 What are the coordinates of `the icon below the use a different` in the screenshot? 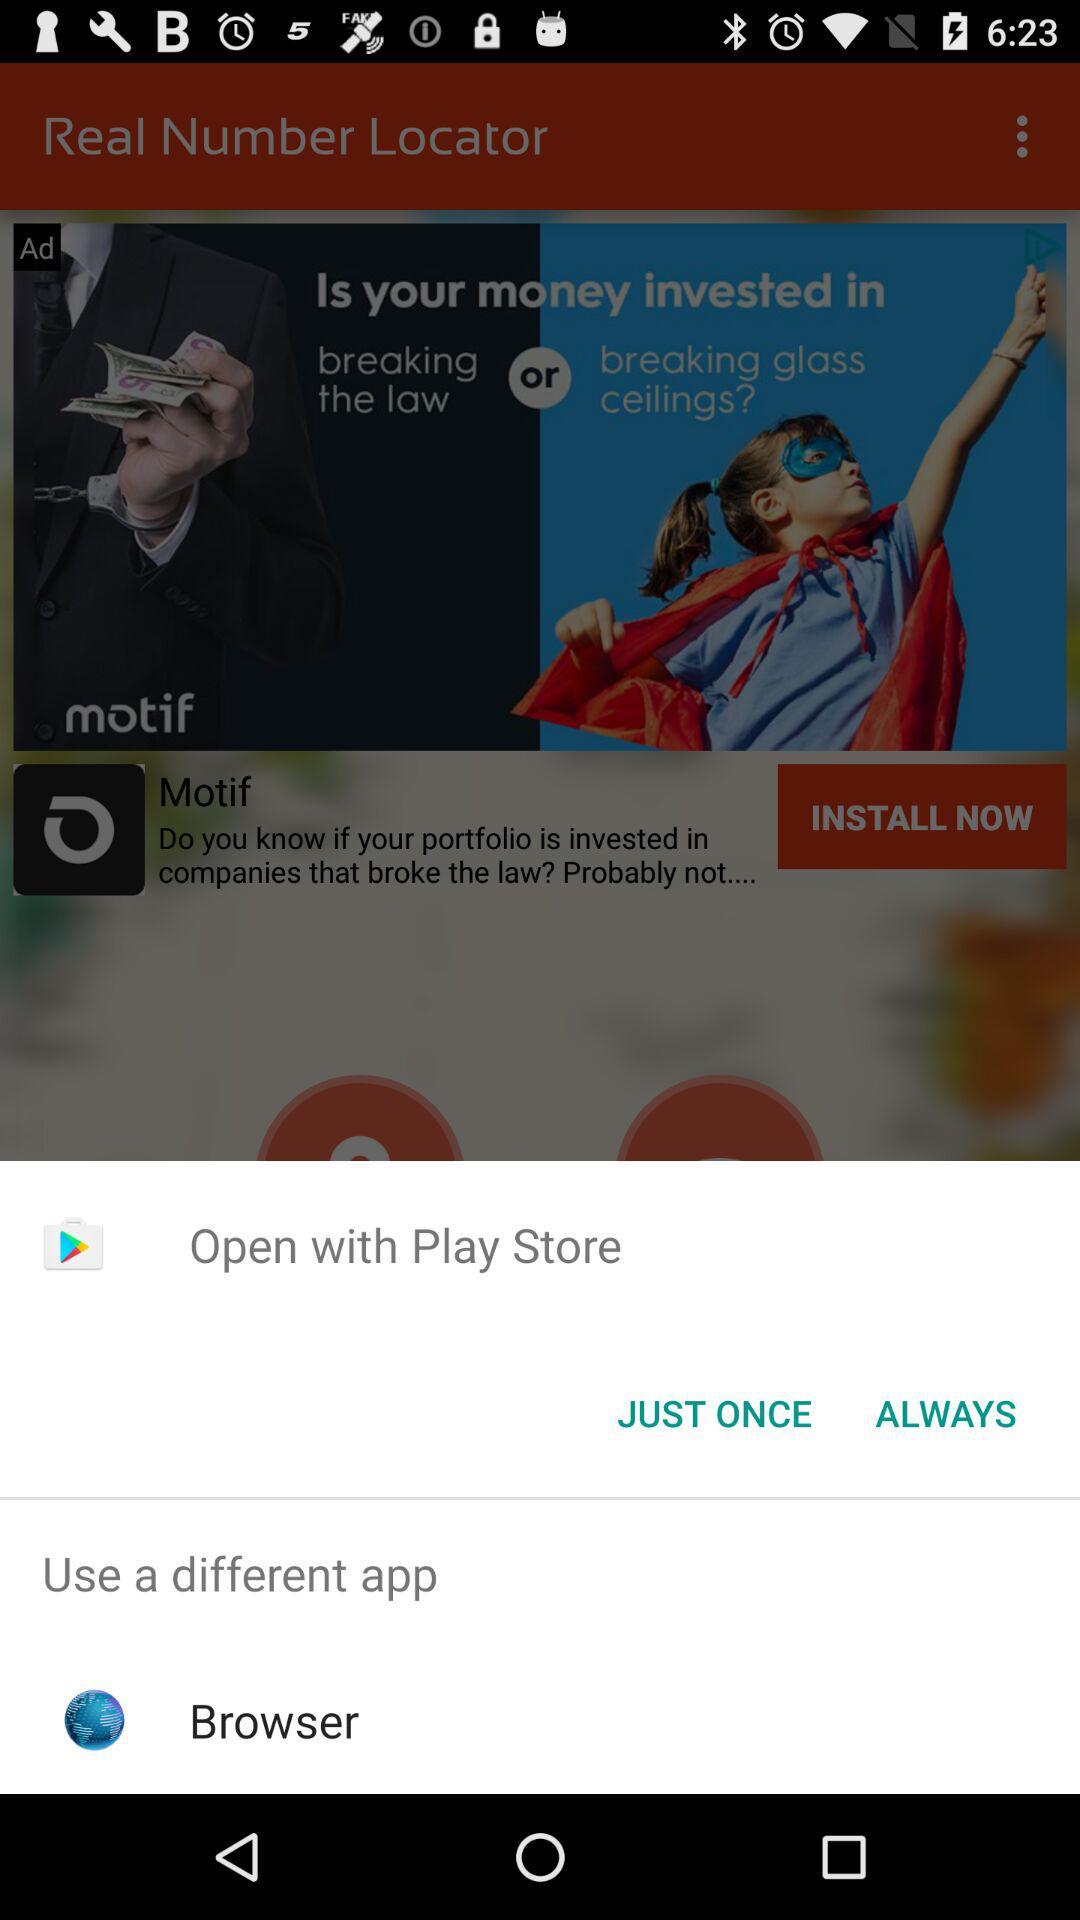 It's located at (274, 1719).